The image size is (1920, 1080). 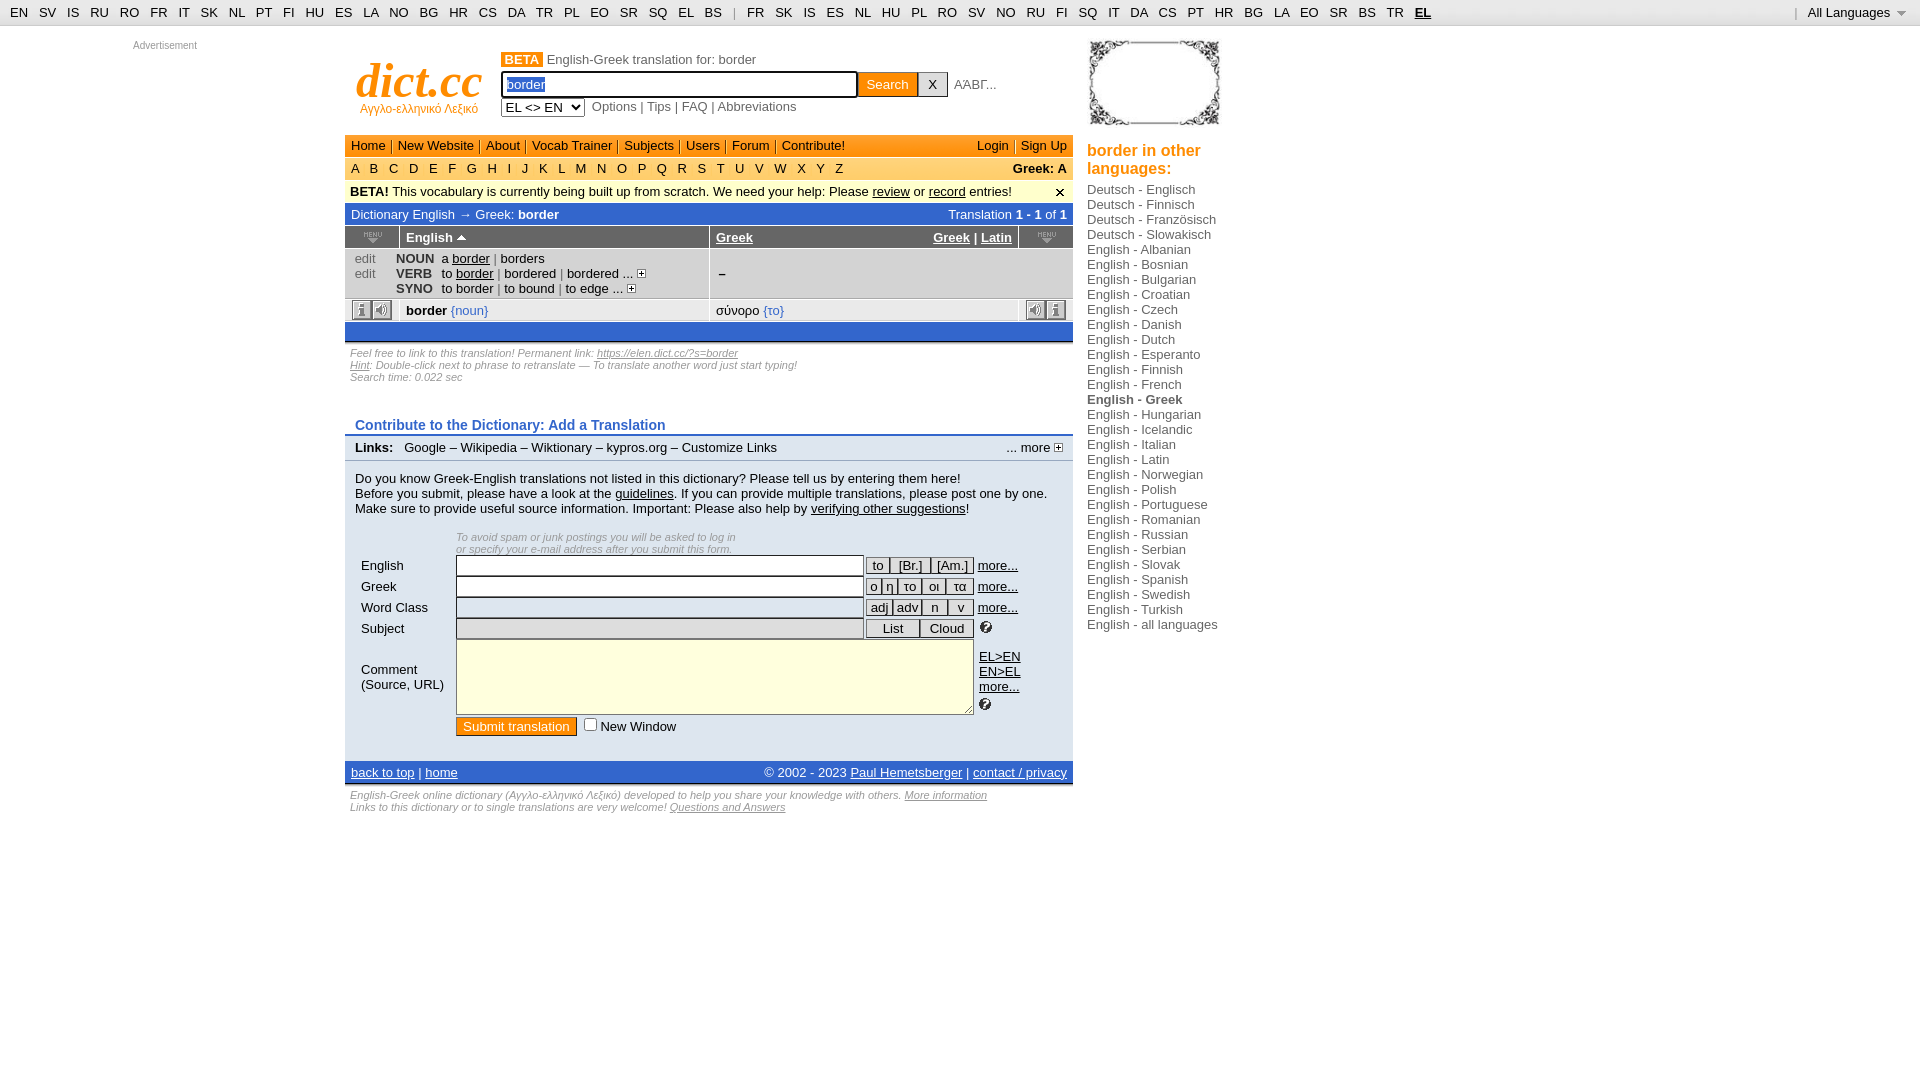 I want to click on 'More information', so click(x=945, y=793).